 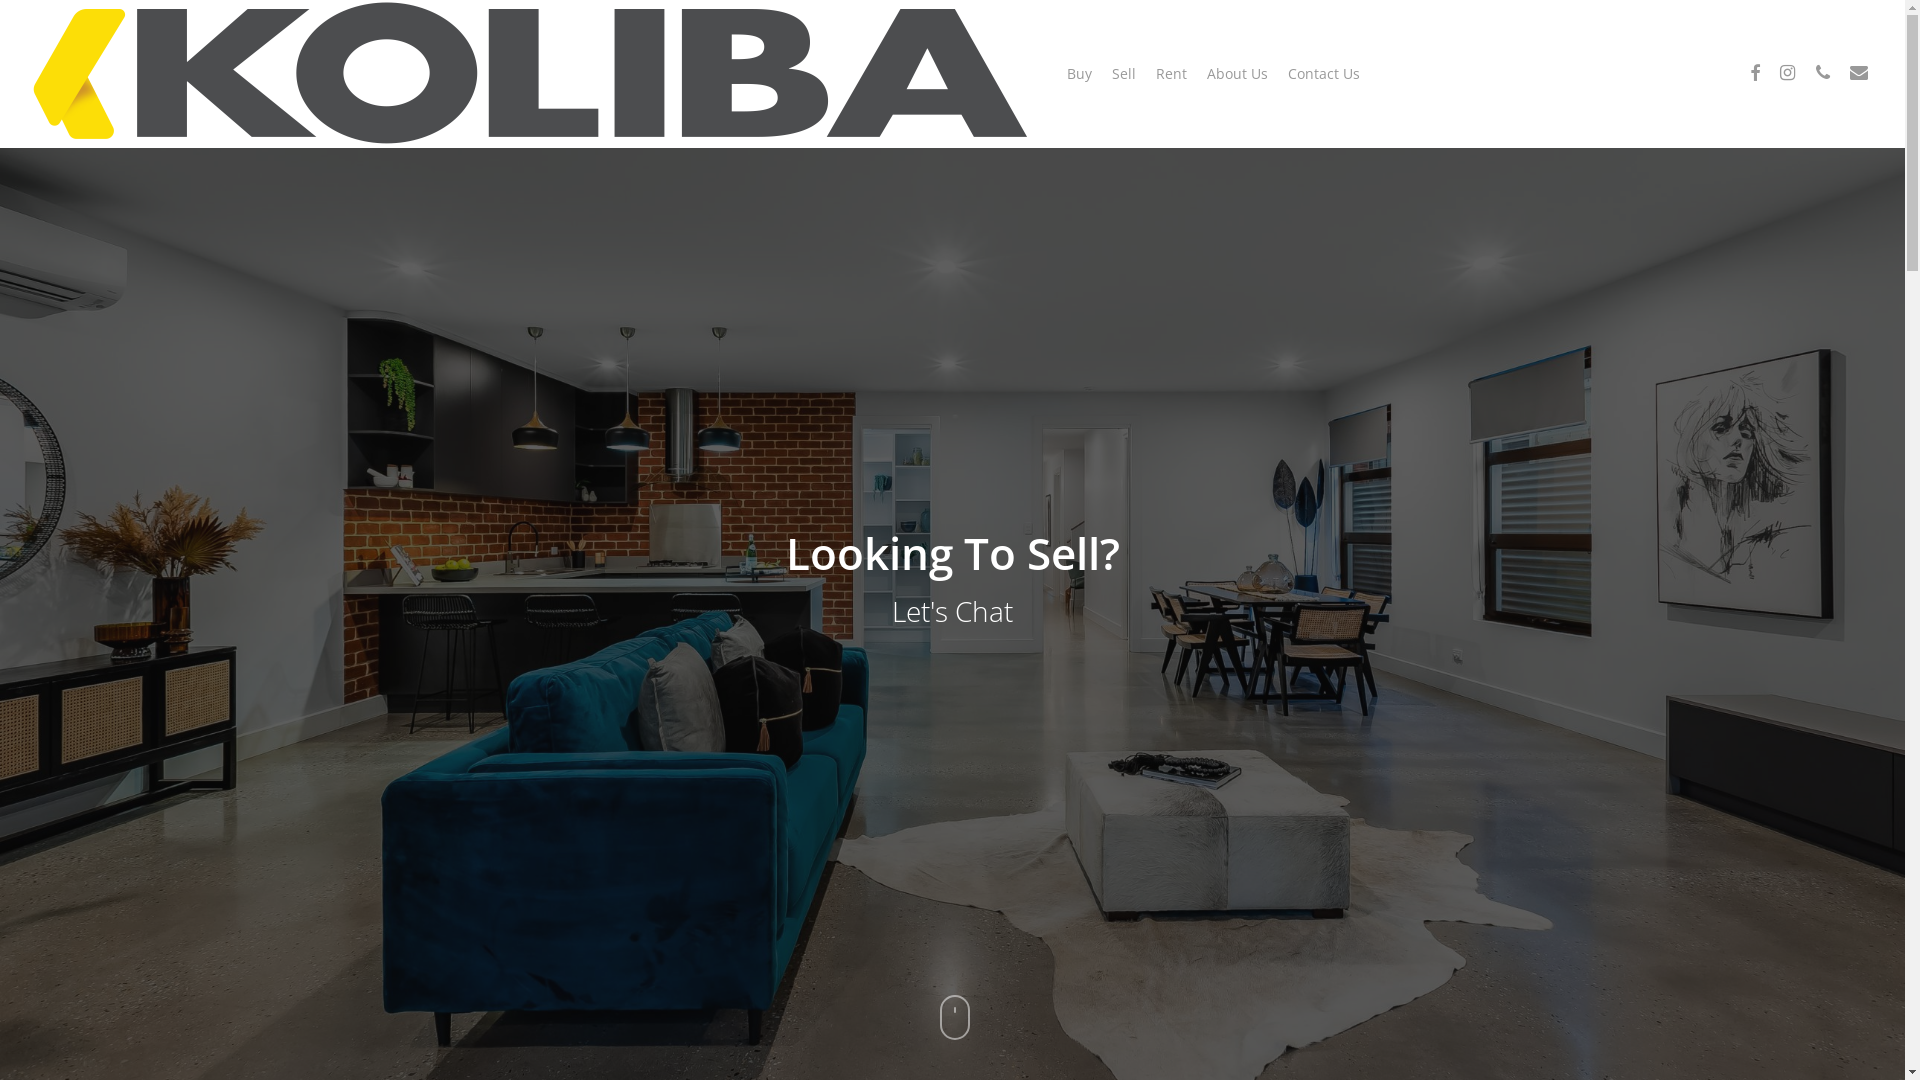 I want to click on 'email', so click(x=1840, y=72).